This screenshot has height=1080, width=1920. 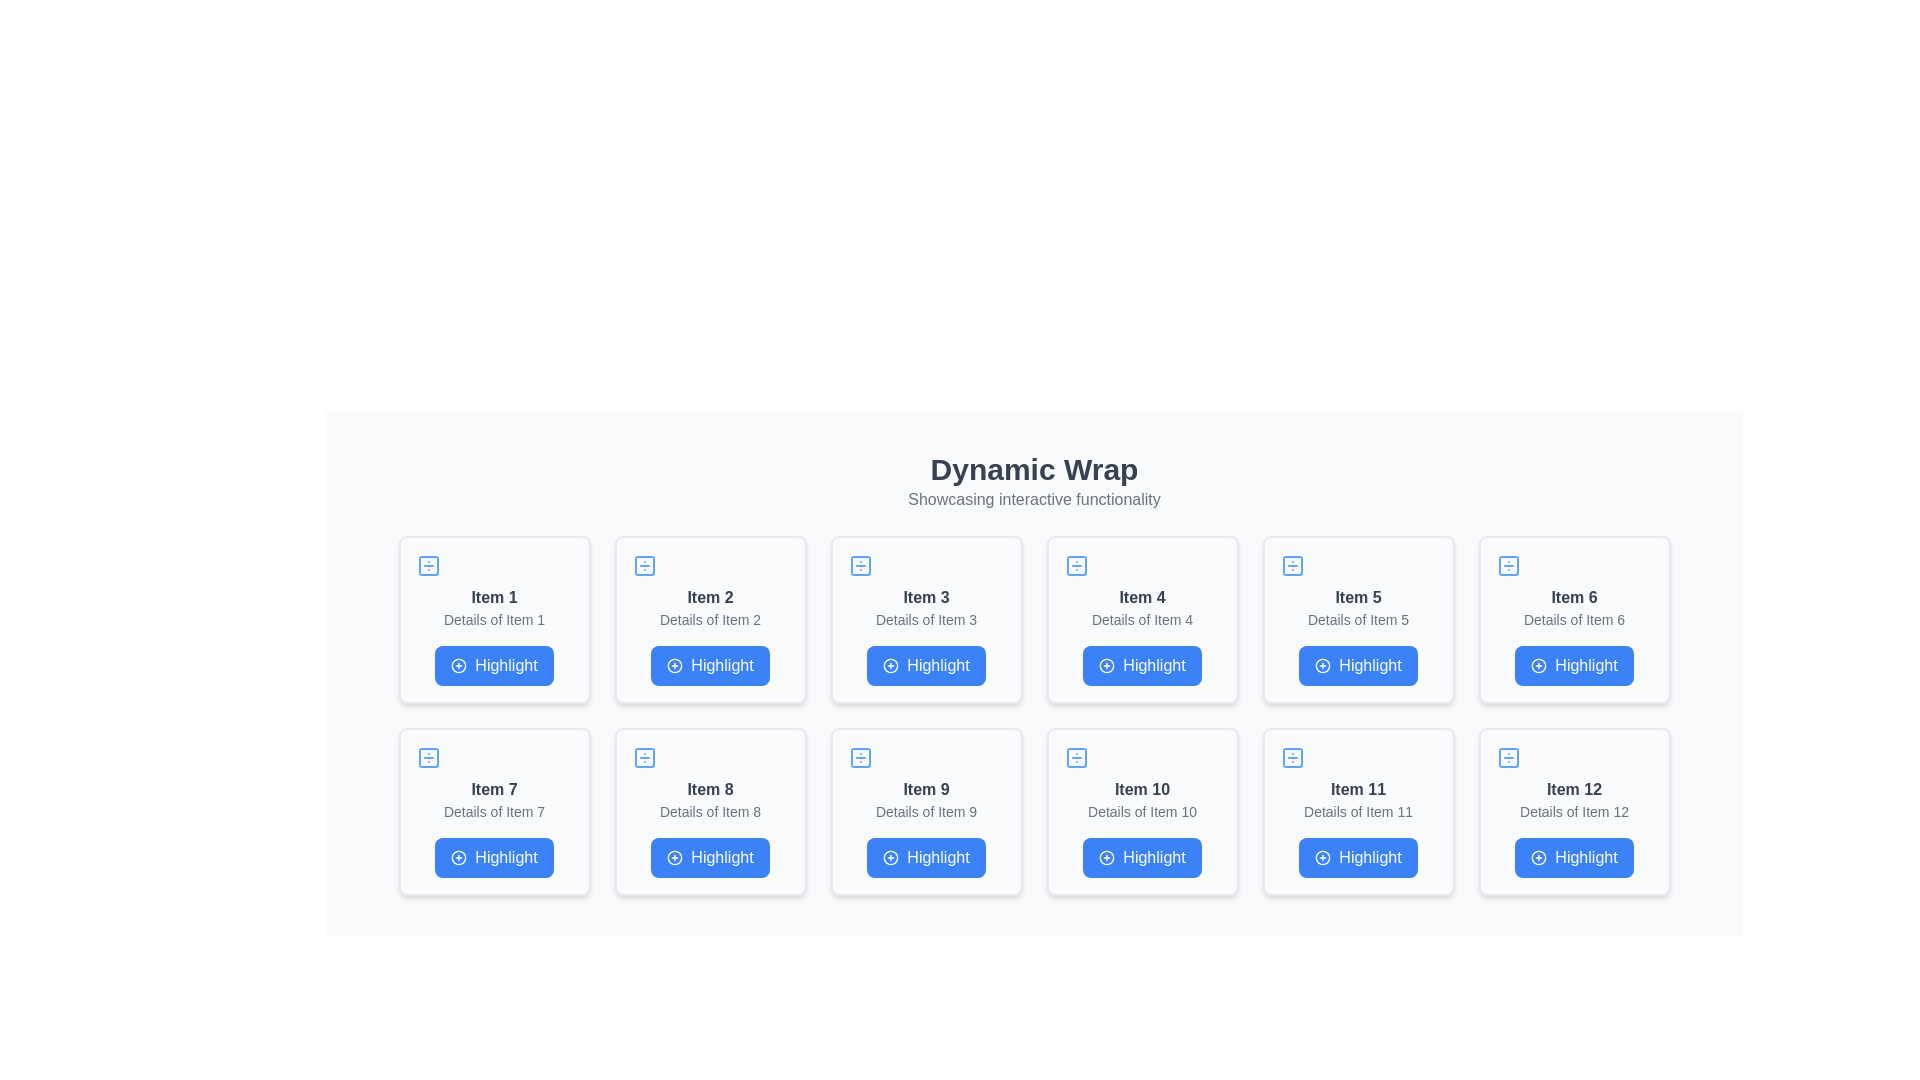 What do you see at coordinates (1508, 566) in the screenshot?
I see `the decorative visual component within the SVG icon located in the top-right corner of the card labeled 'Item 6'` at bounding box center [1508, 566].